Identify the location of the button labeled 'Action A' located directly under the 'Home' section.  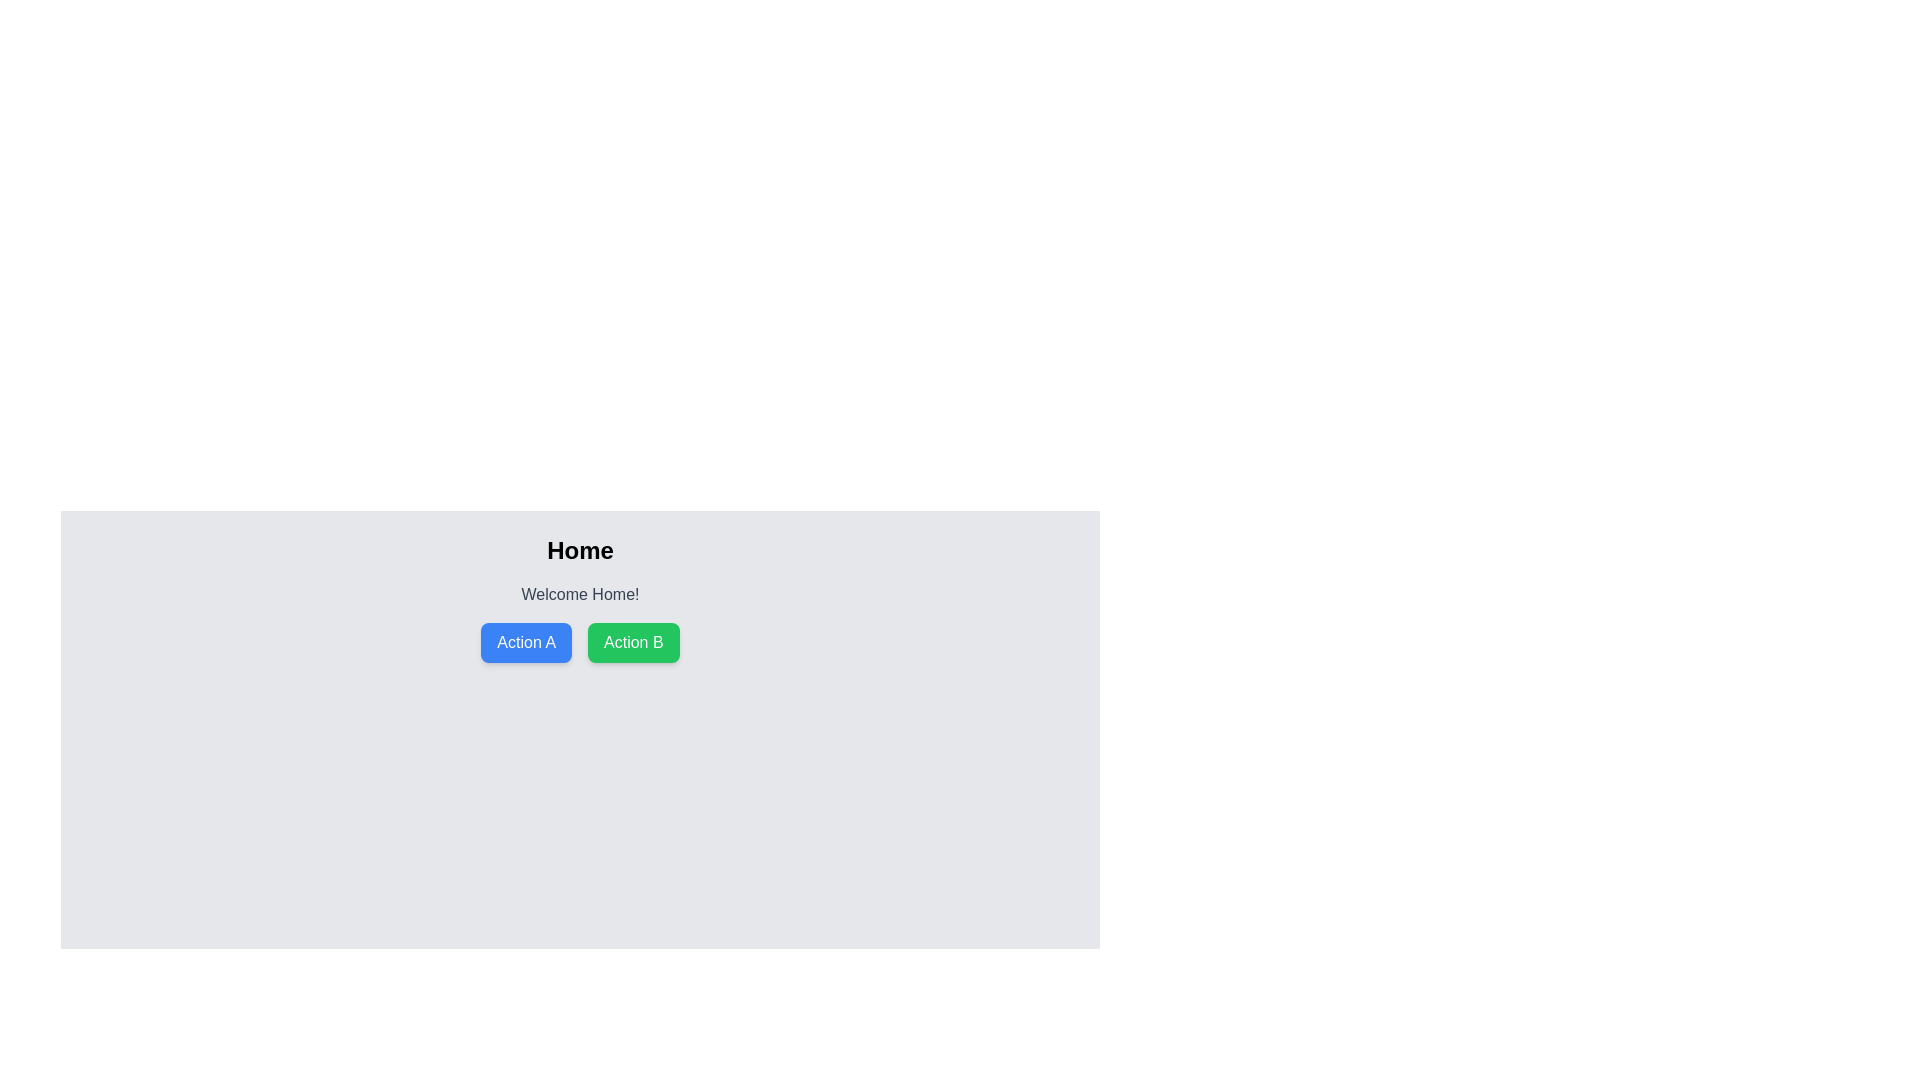
(526, 643).